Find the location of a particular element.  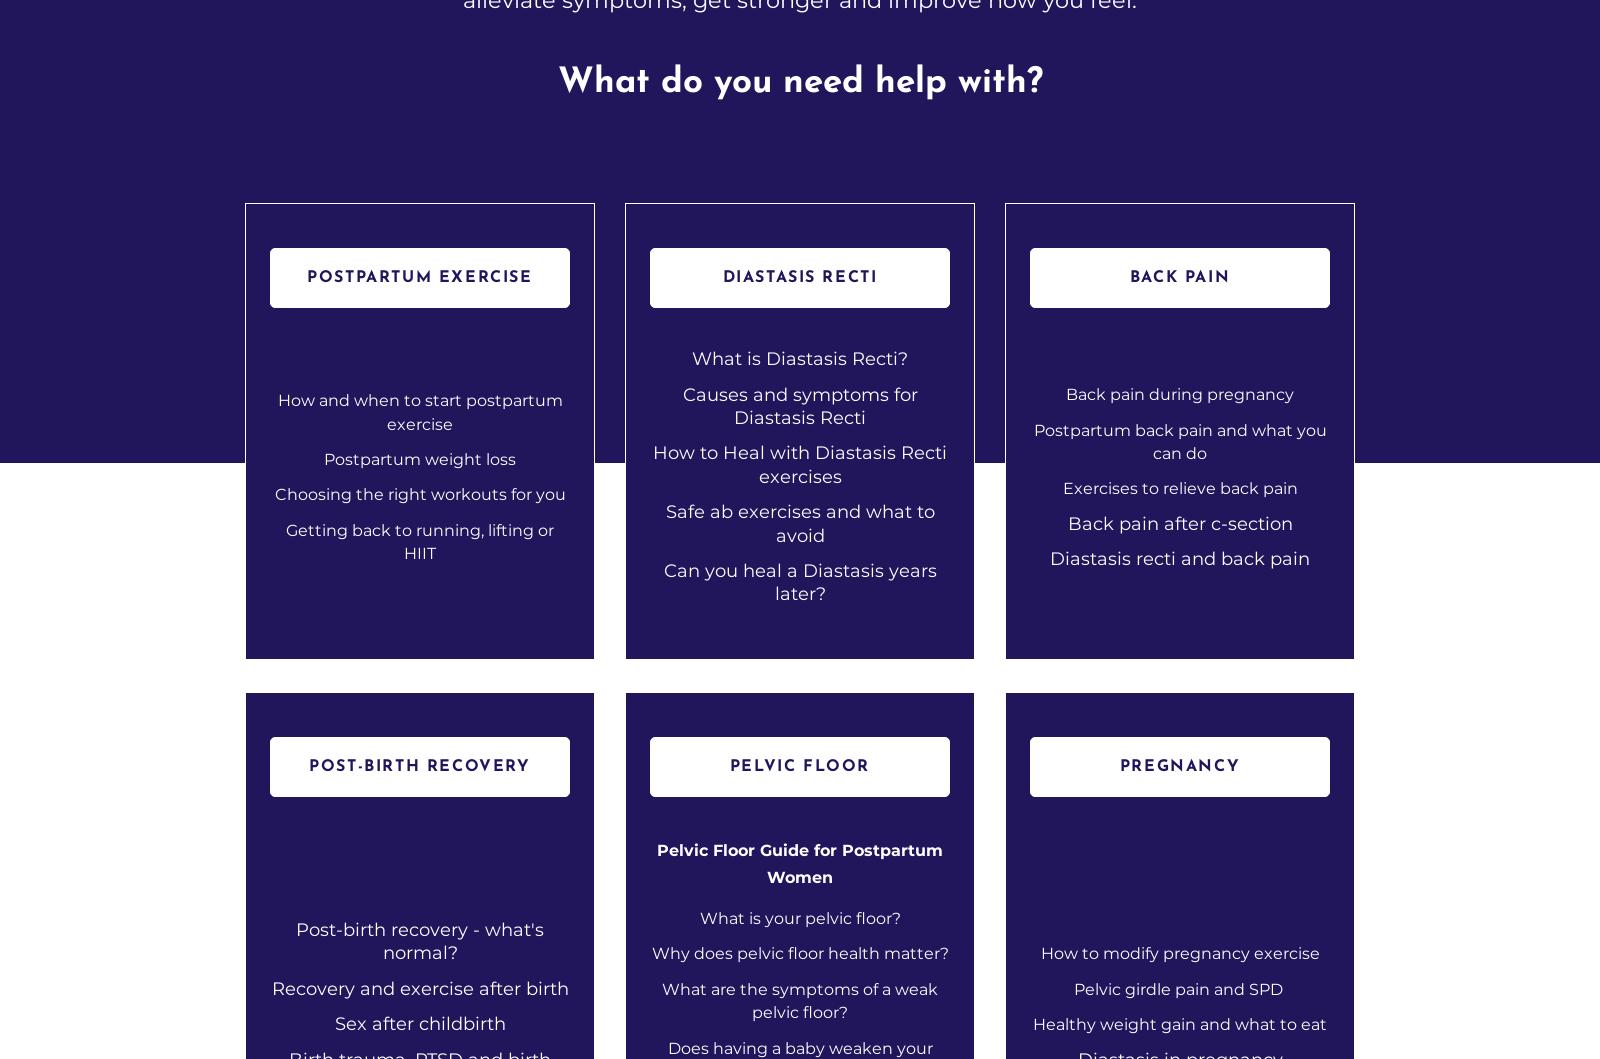

'Medical Disclaimer' is located at coordinates (1261, 812).